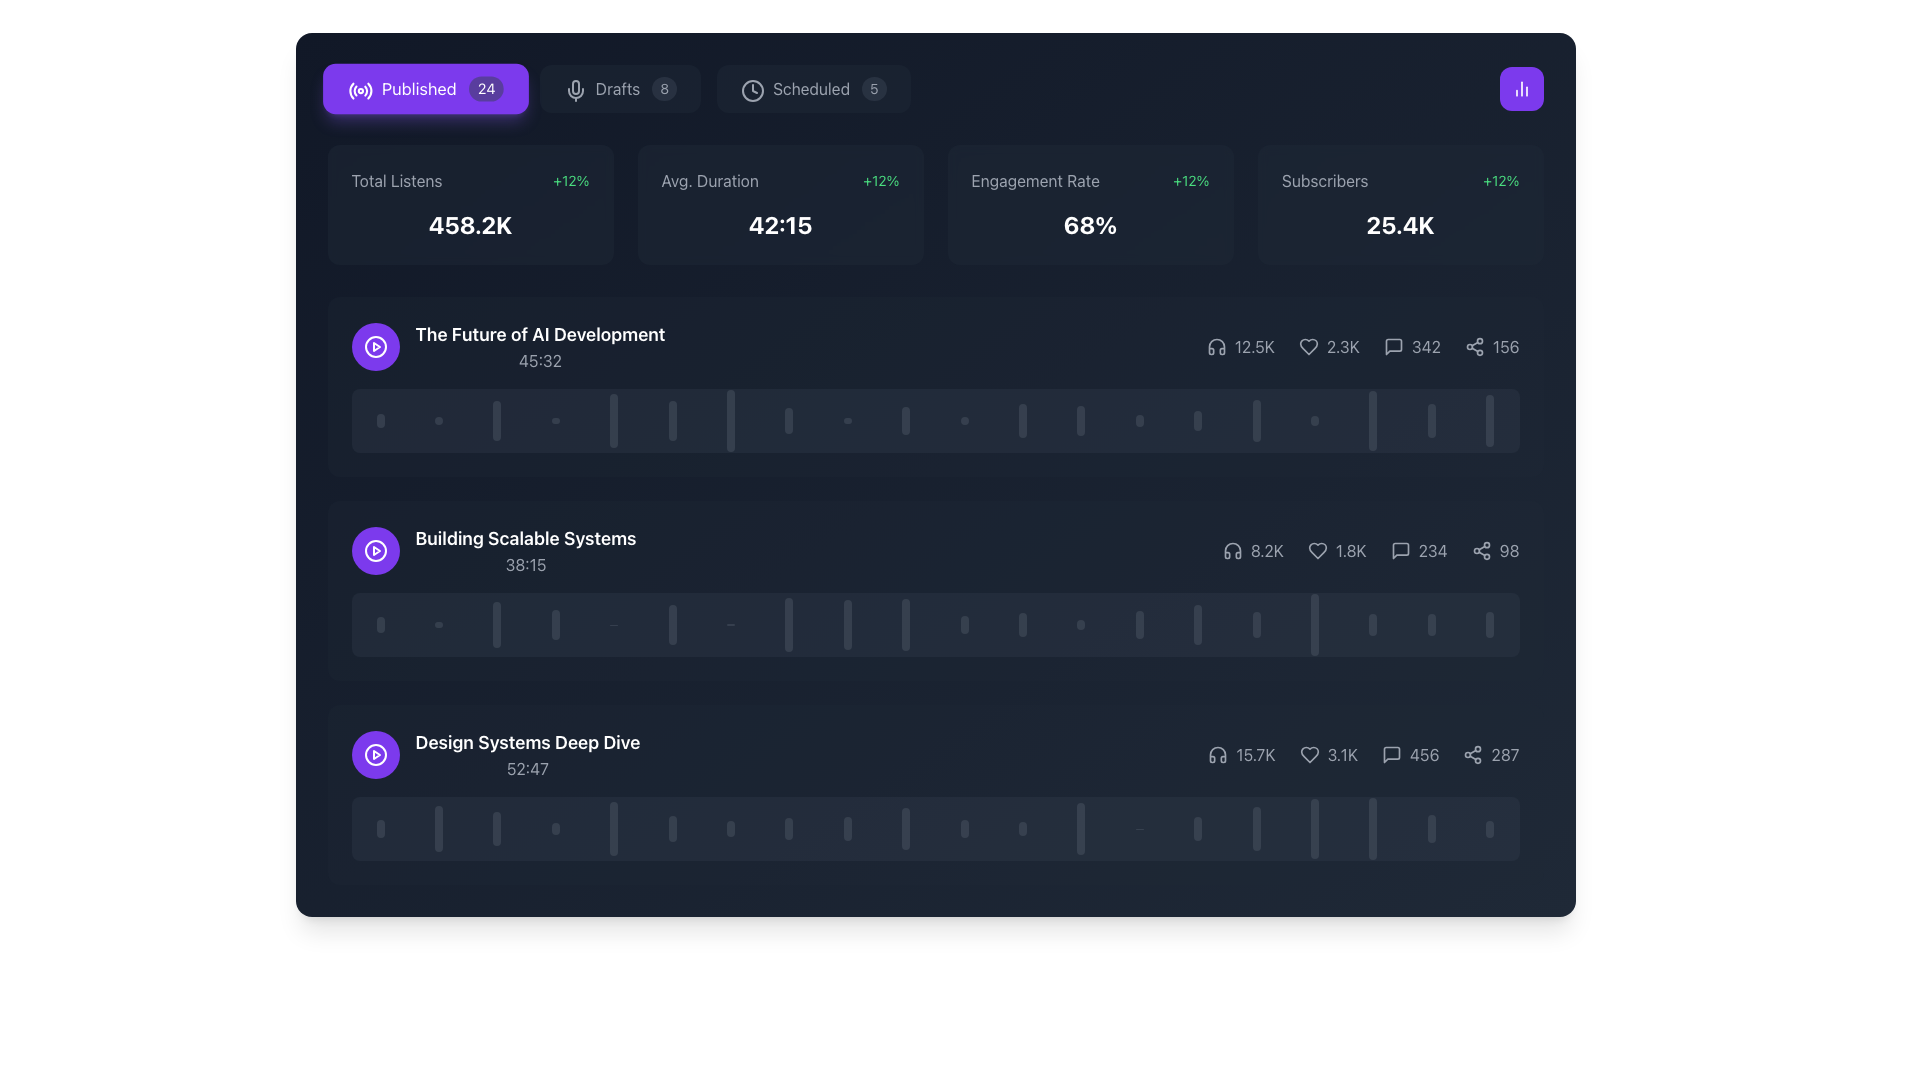 Image resolution: width=1920 pixels, height=1080 pixels. Describe the element at coordinates (572, 87) in the screenshot. I see `the microphone icon located in the navigation bar next to the 'Drafts' text` at that location.